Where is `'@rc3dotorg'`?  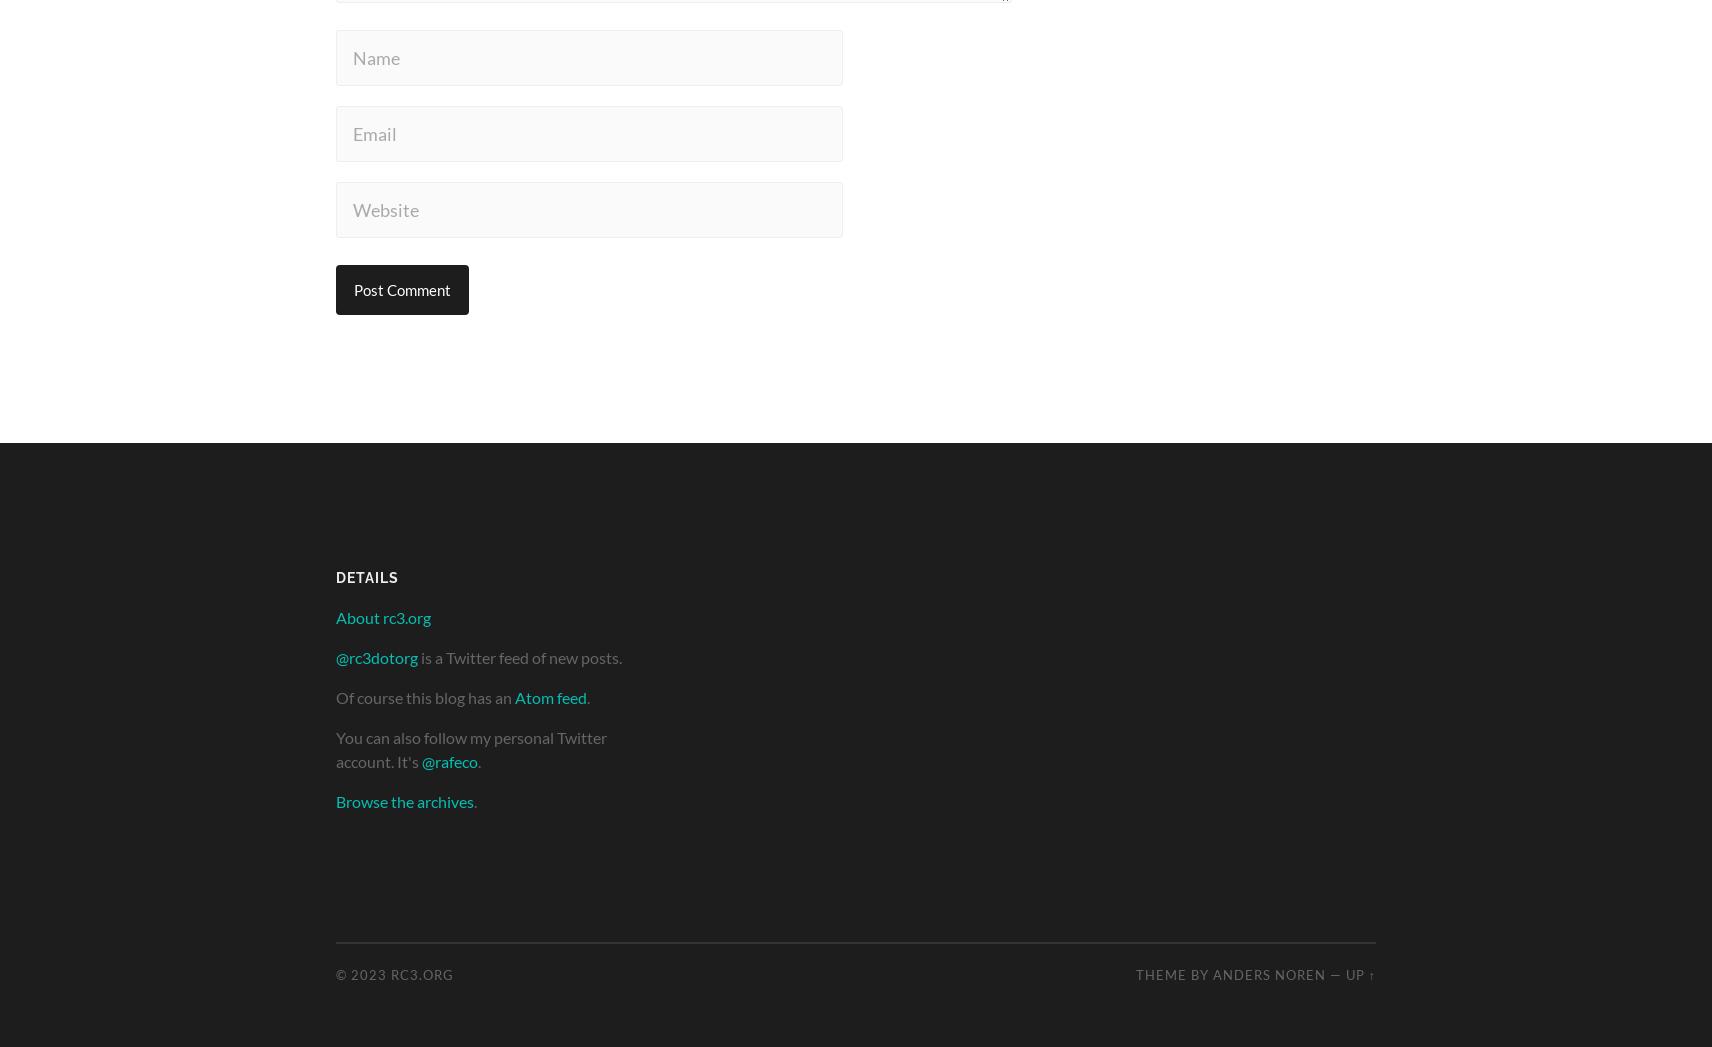
'@rc3dotorg' is located at coordinates (376, 656).